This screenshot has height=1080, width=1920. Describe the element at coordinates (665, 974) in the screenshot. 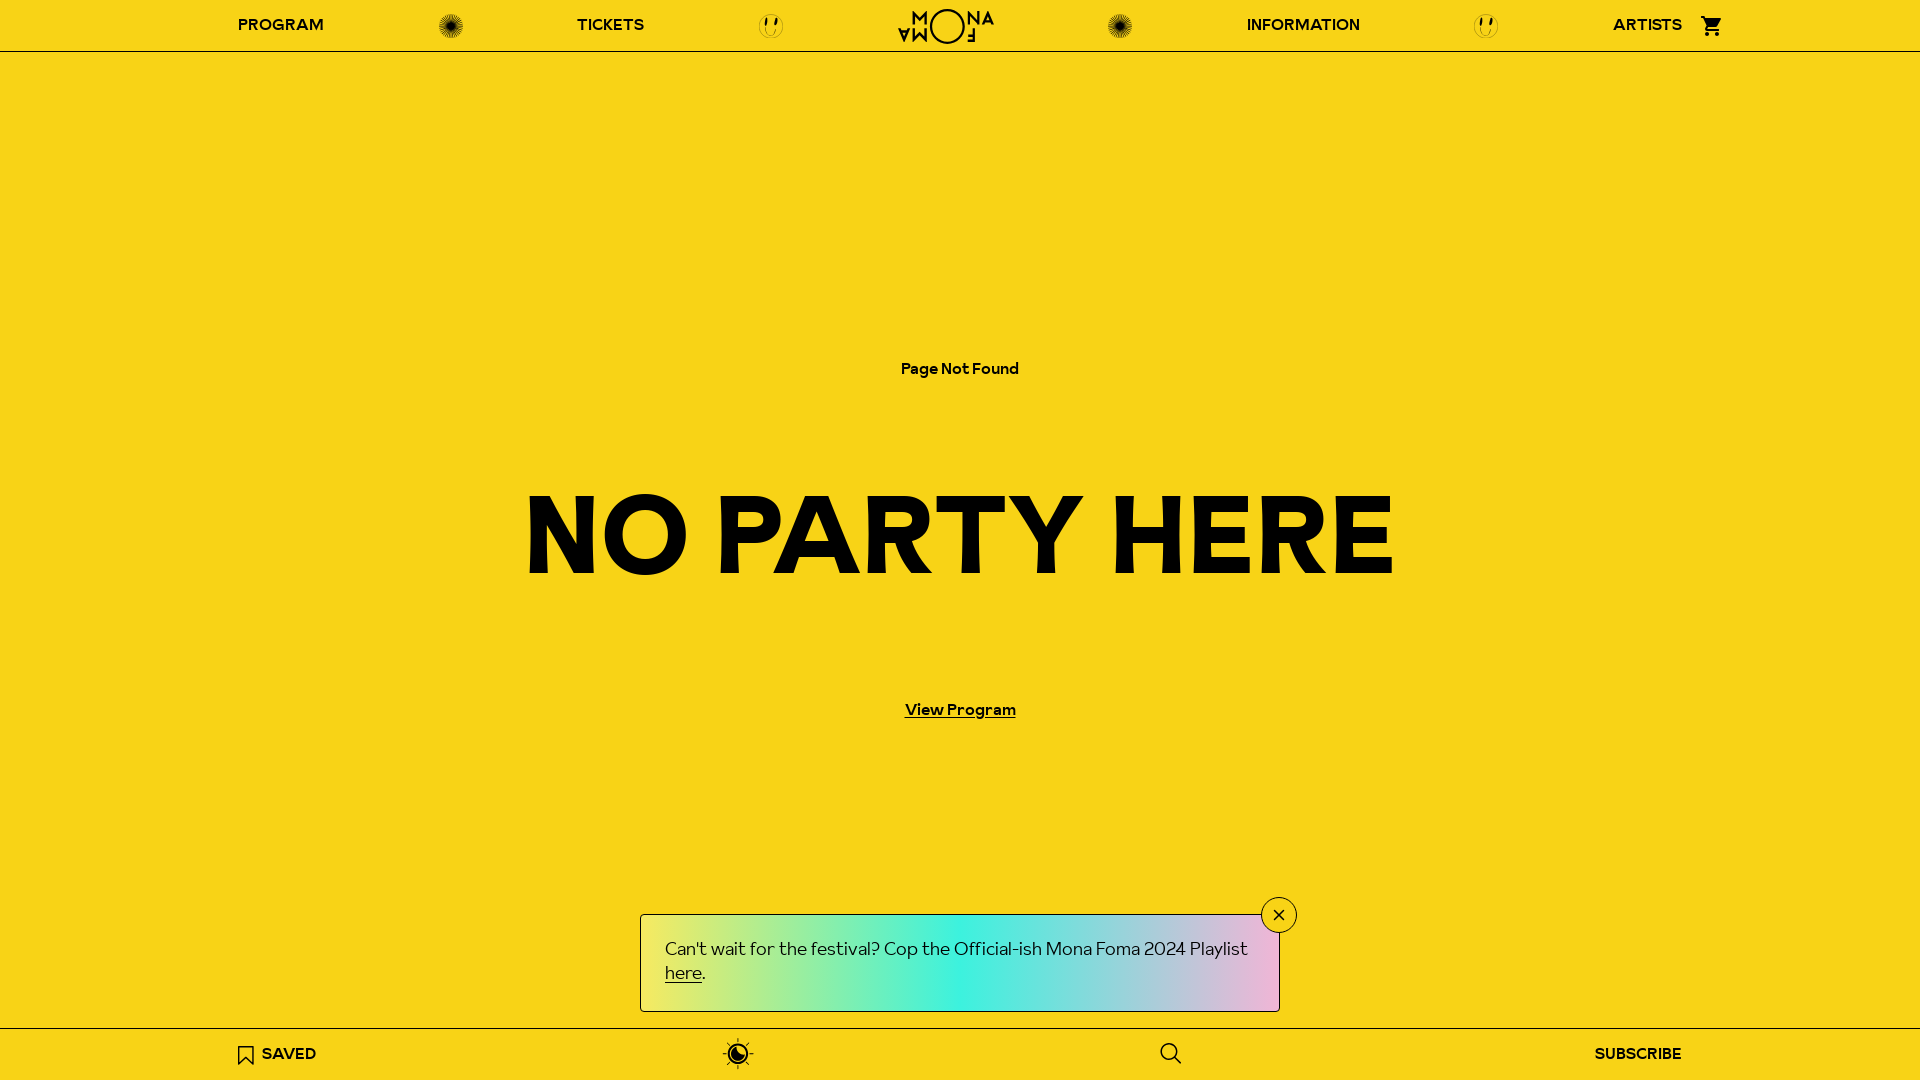

I see `'here'` at that location.